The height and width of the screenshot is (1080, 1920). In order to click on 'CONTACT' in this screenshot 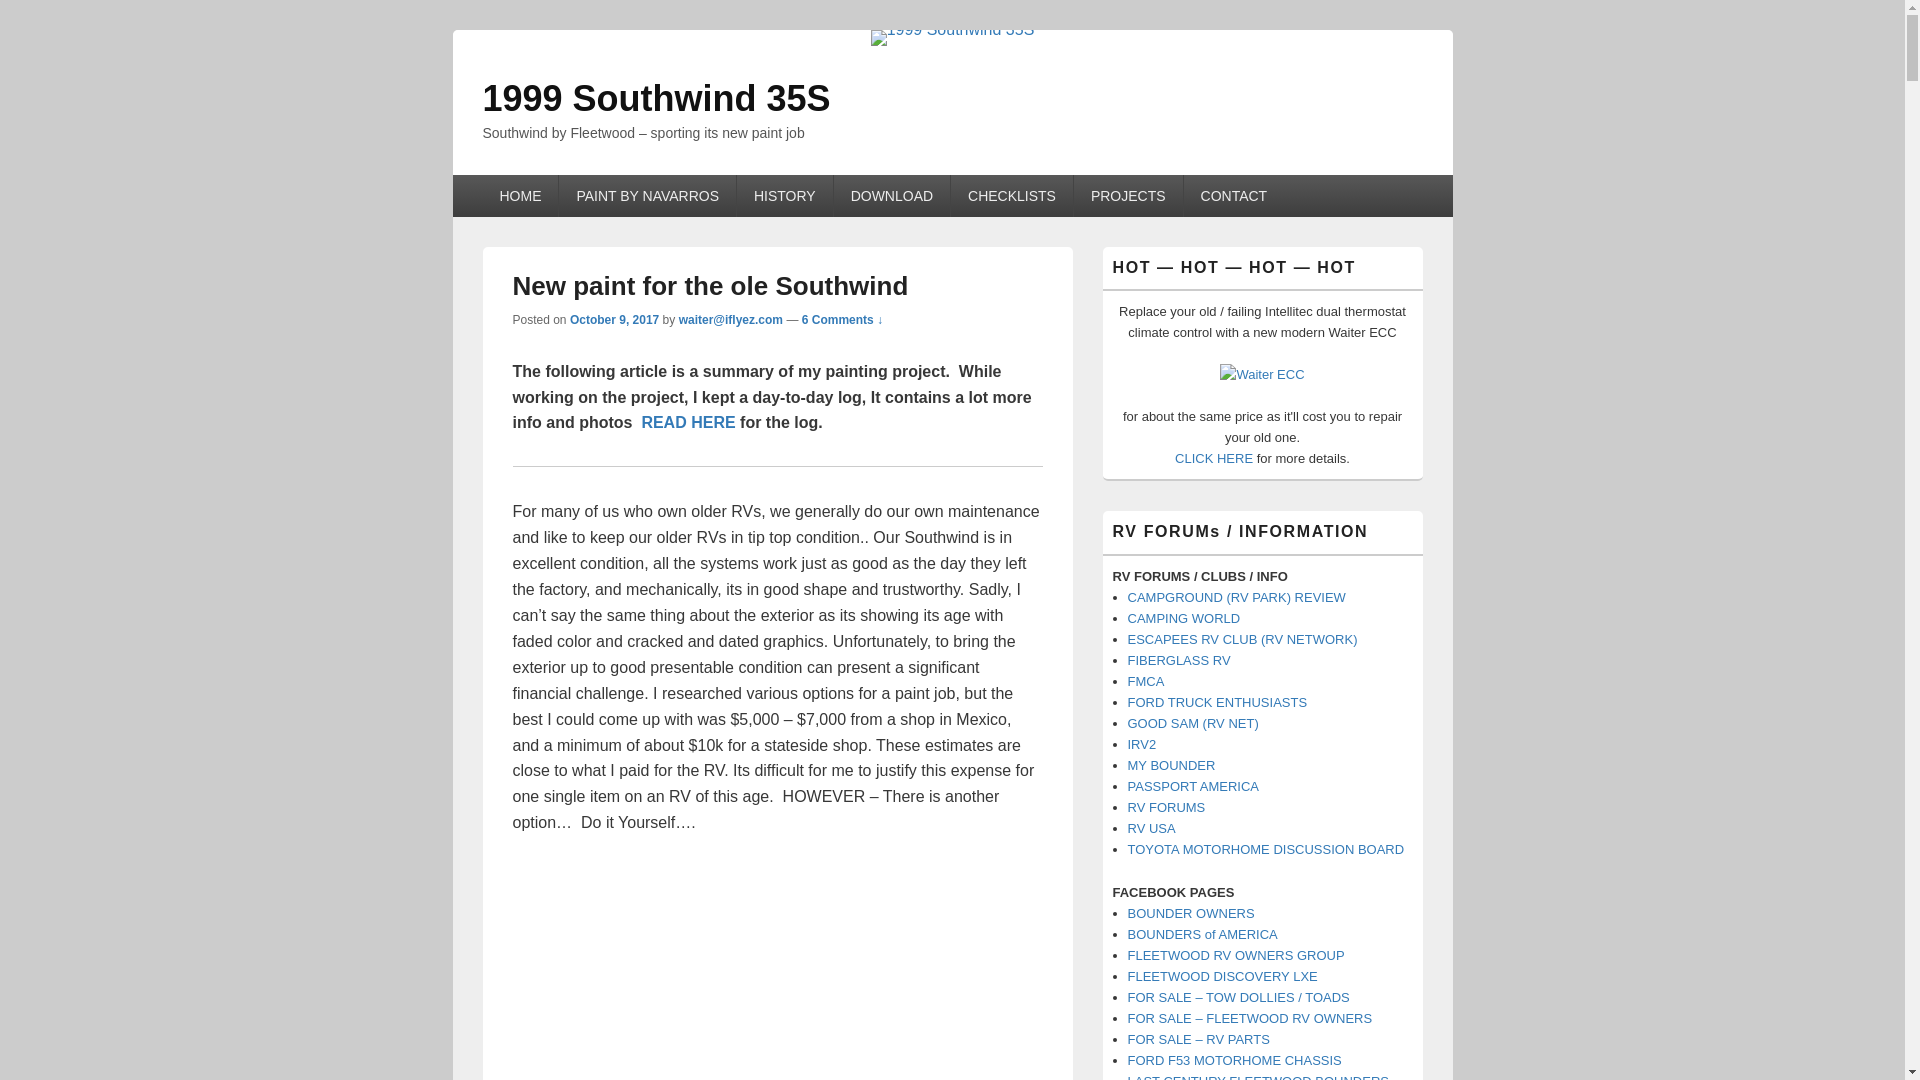, I will do `click(1233, 196)`.